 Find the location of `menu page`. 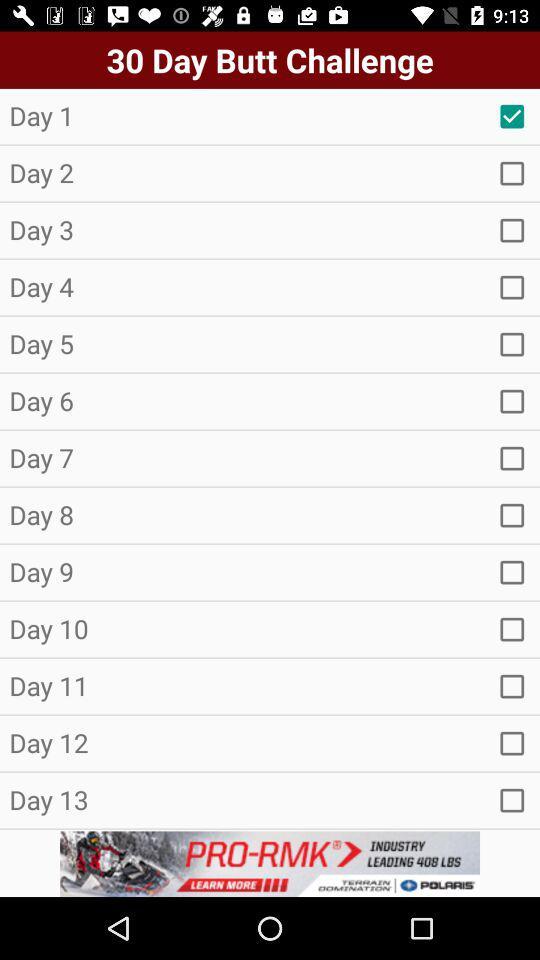

menu page is located at coordinates (512, 400).